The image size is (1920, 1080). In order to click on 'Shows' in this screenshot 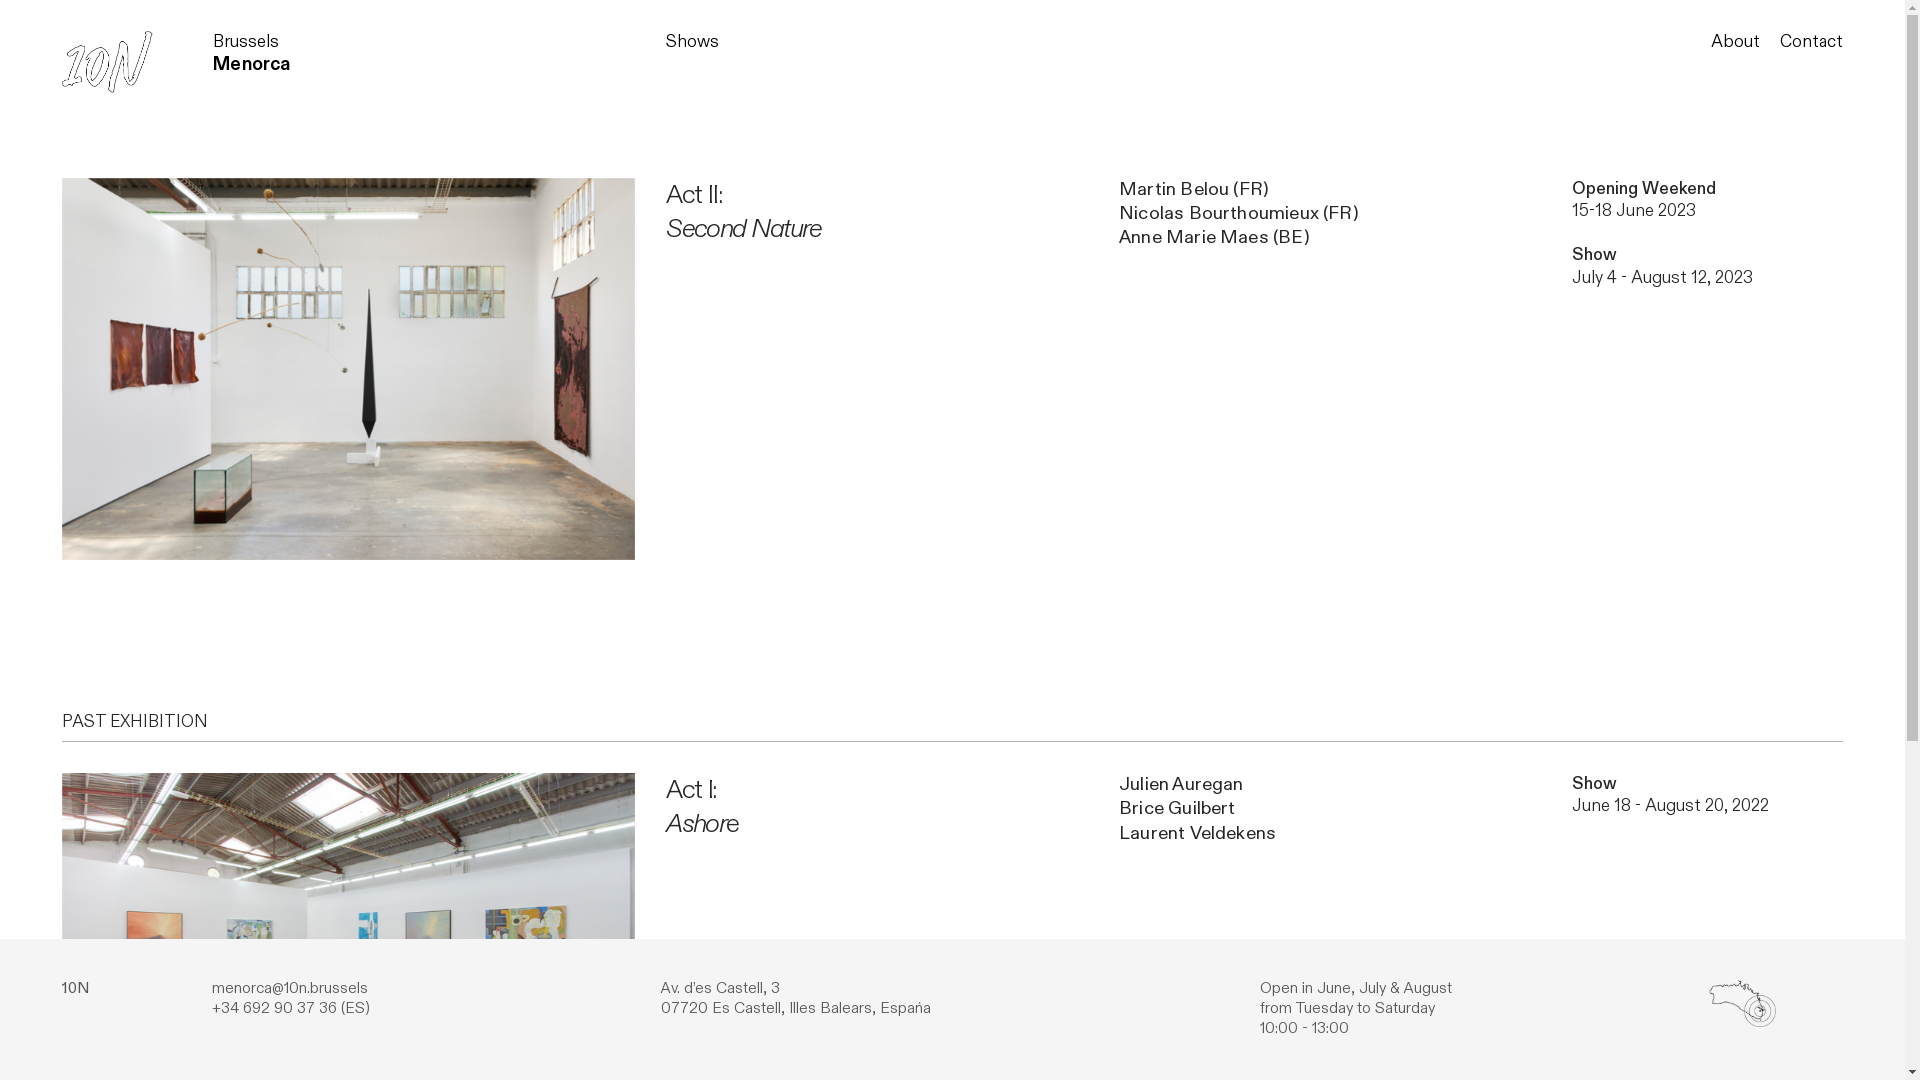, I will do `click(692, 41)`.